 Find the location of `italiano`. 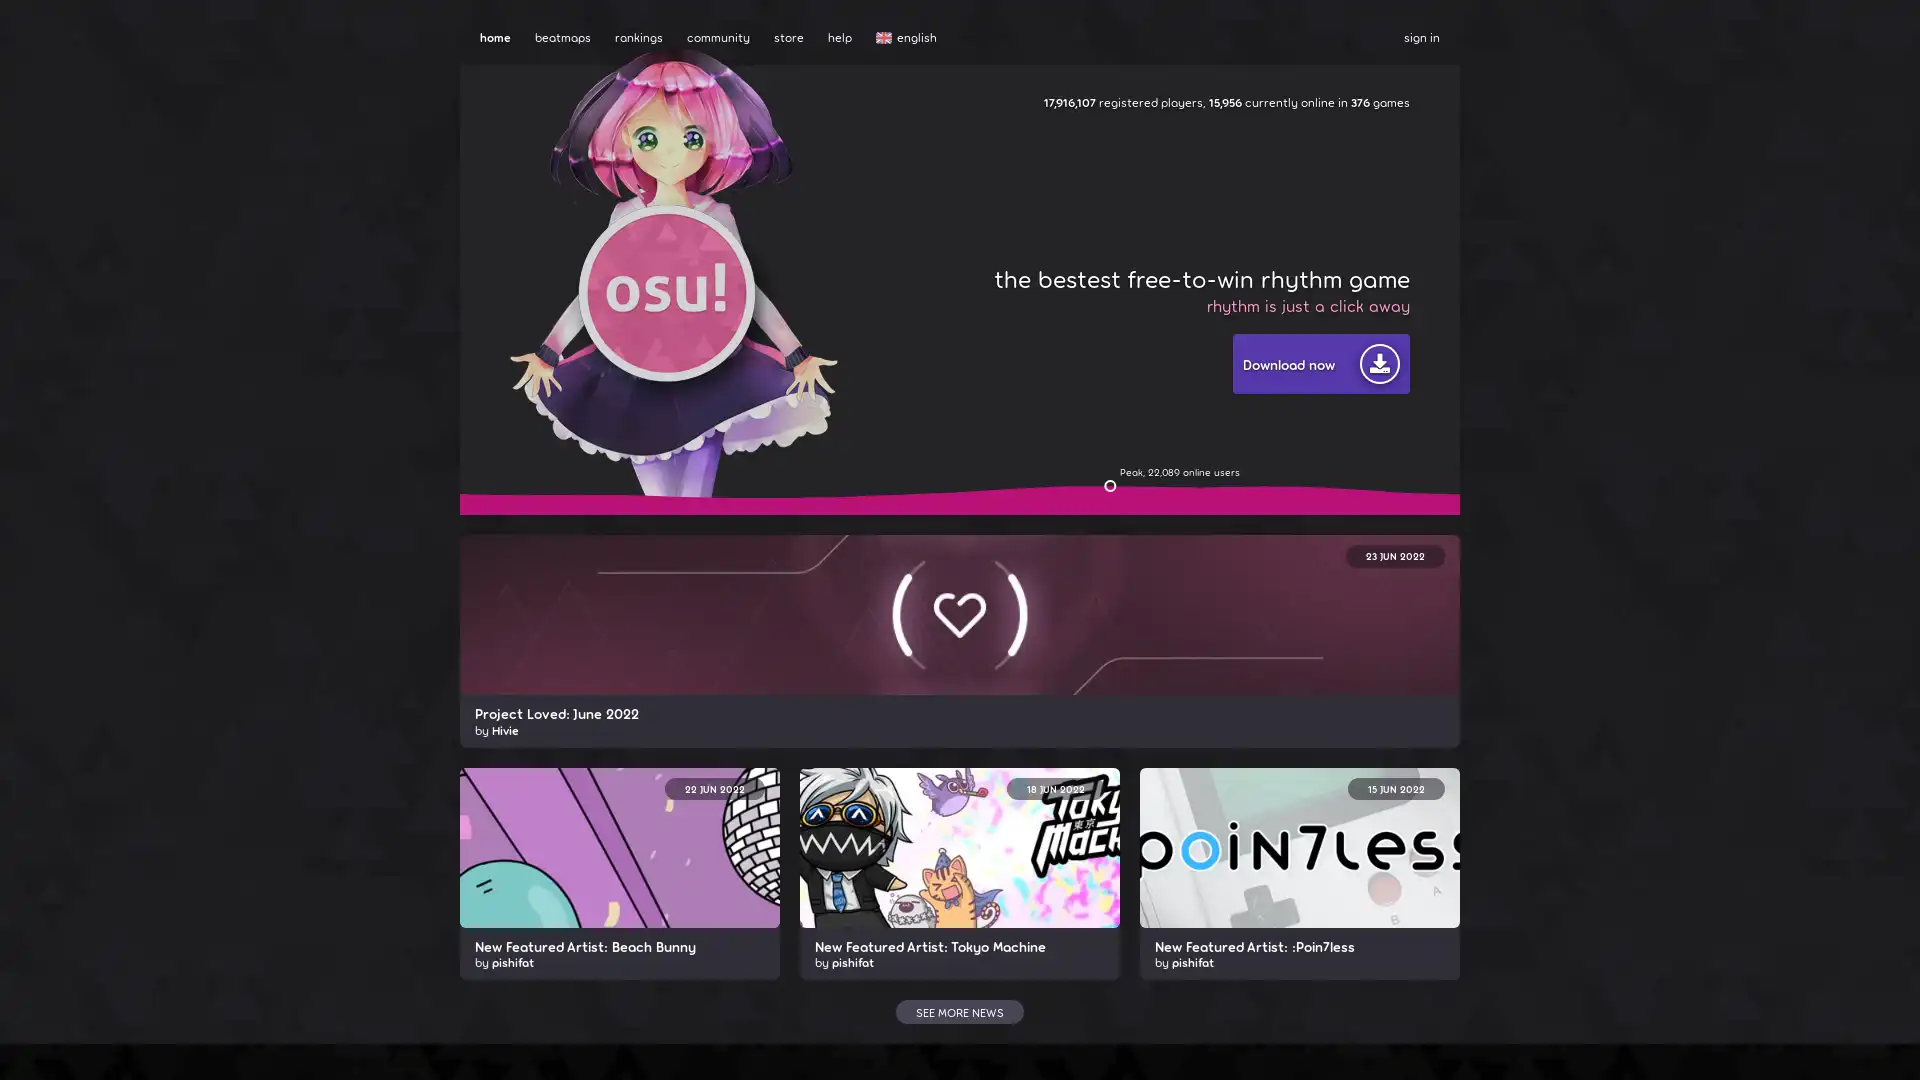

italiano is located at coordinates (935, 397).